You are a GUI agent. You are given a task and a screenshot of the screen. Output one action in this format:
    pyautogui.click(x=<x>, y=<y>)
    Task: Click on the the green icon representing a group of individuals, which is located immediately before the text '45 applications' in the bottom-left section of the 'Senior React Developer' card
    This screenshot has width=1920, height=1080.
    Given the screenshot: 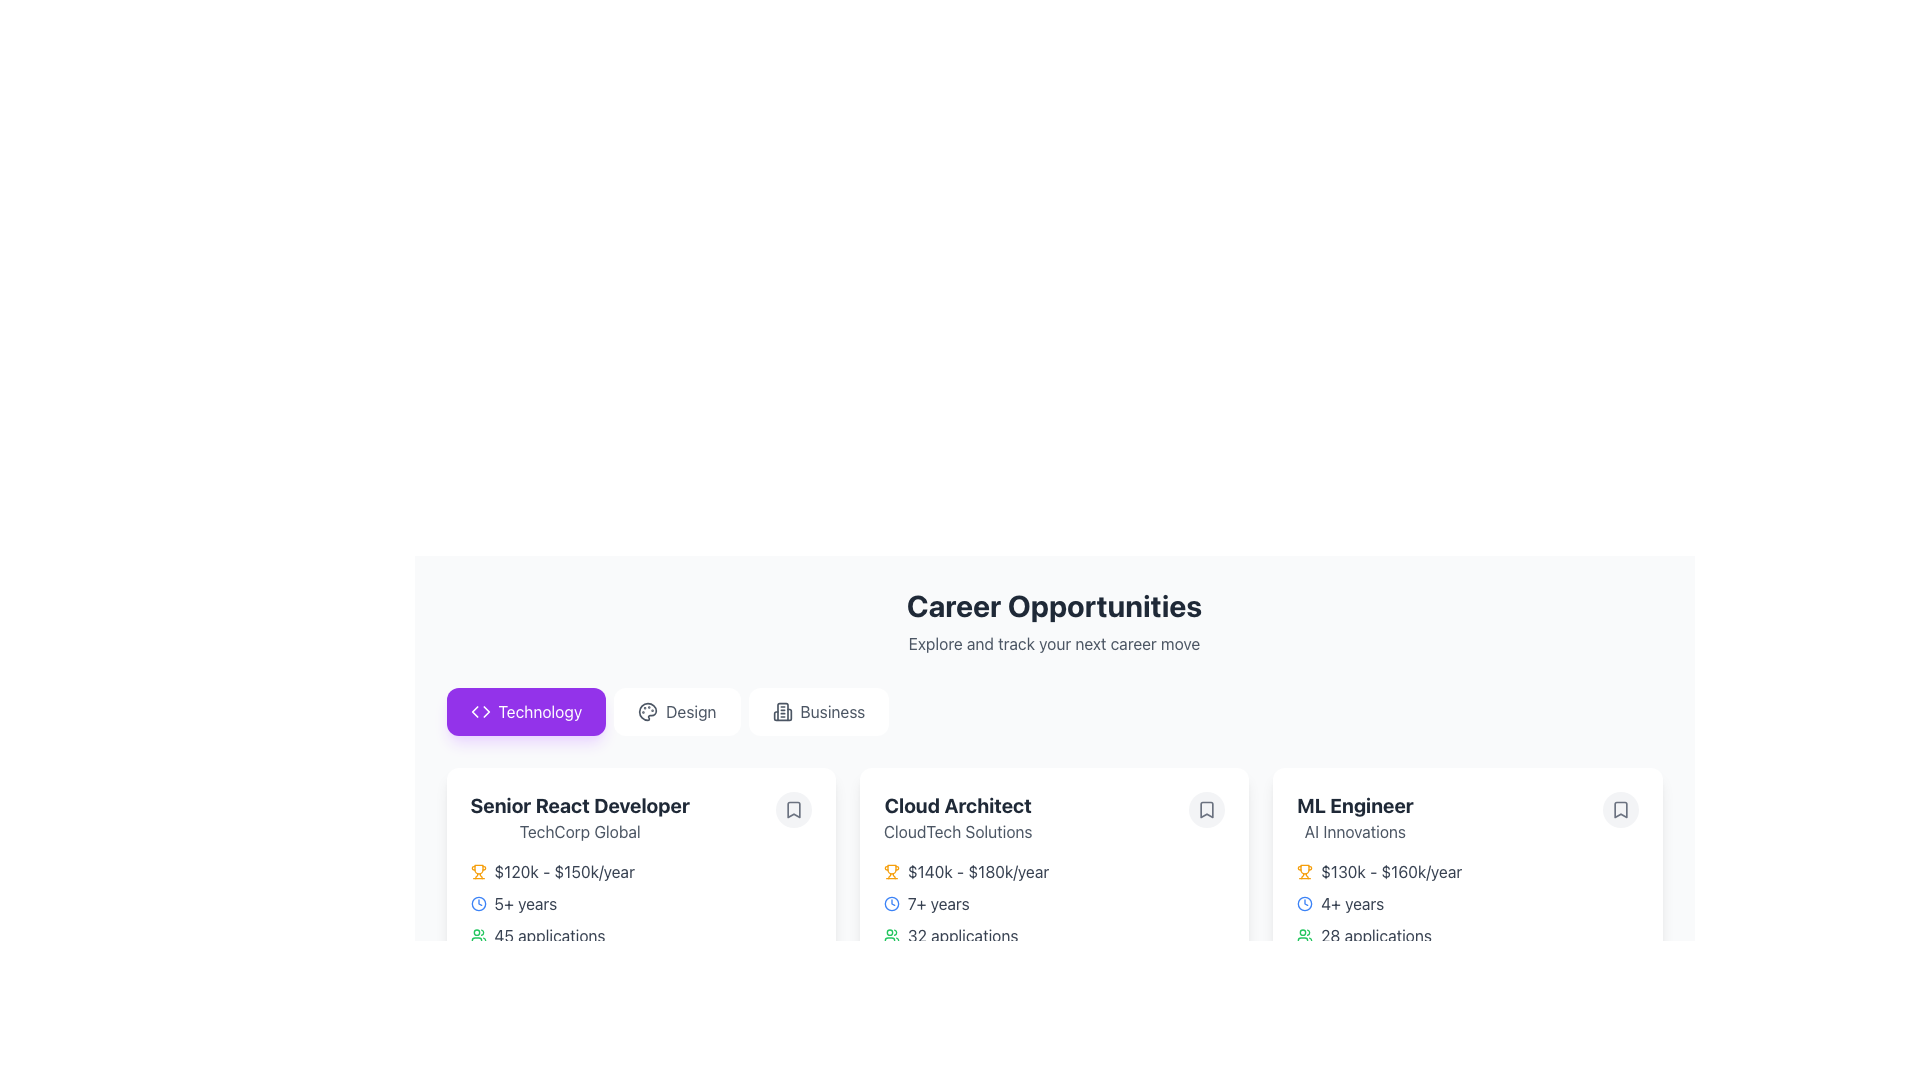 What is the action you would take?
    pyautogui.click(x=477, y=936)
    